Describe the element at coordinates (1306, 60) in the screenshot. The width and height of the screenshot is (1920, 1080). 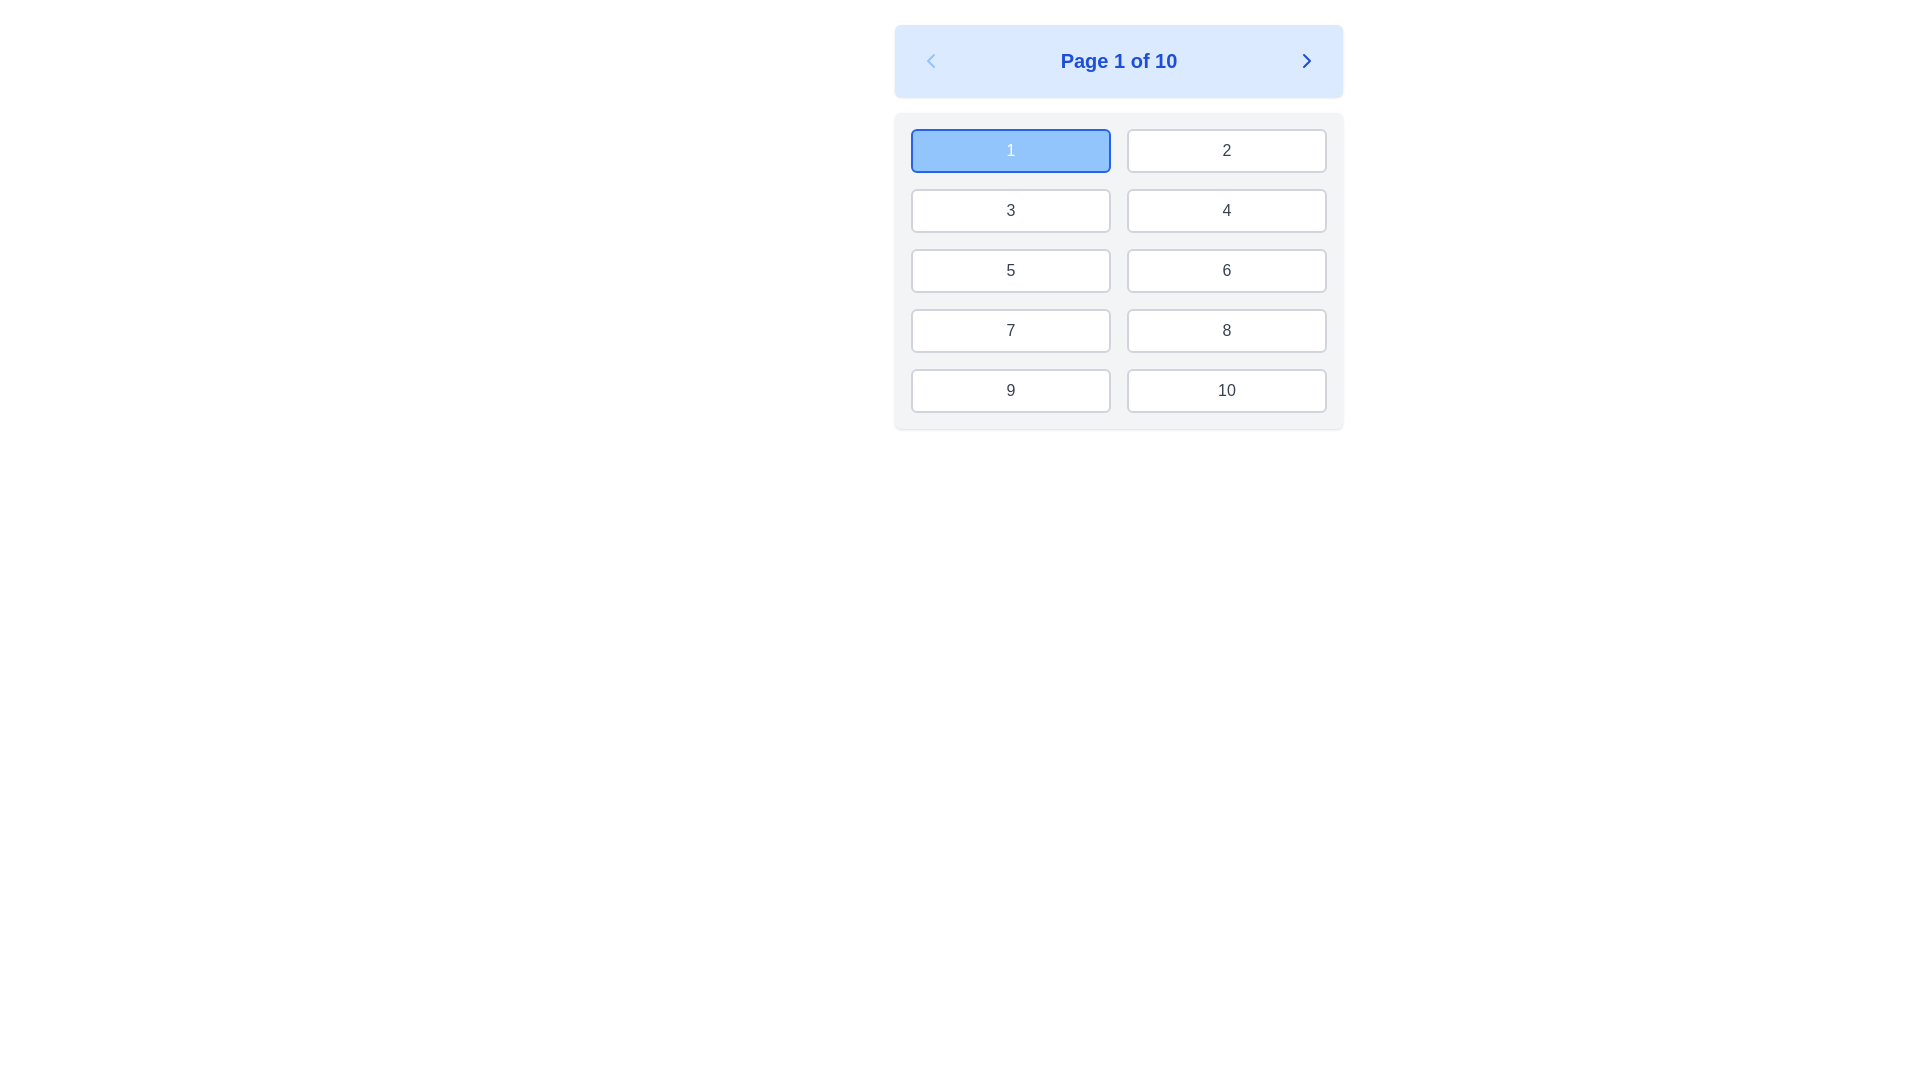
I see `the chevron pointing right icon located in the top-right corner of the header section, which is adjacent to a red icon, to navigate to the next page or section` at that location.